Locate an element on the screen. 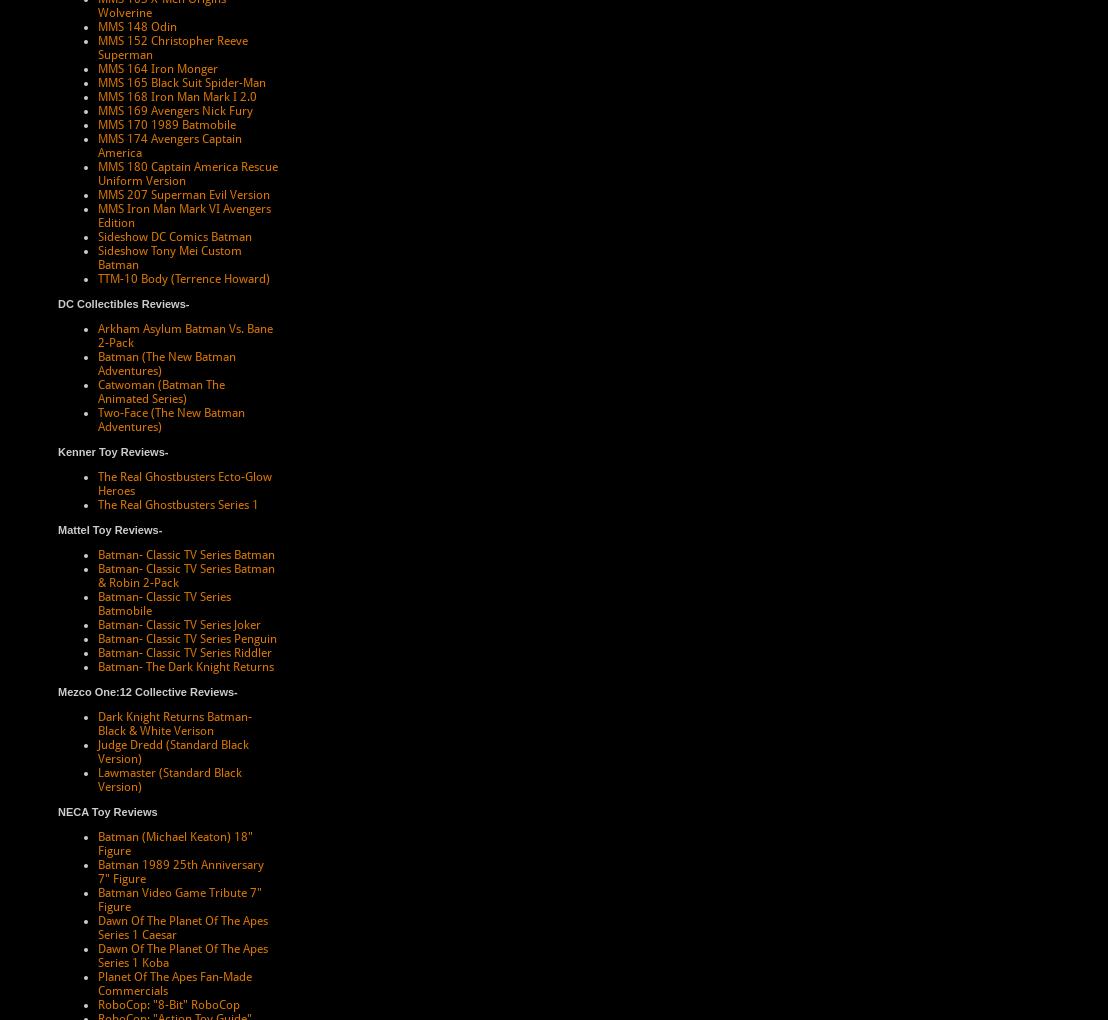 Image resolution: width=1108 pixels, height=1020 pixels. 'TTM-10 Body (Terrence Howard)' is located at coordinates (183, 277).